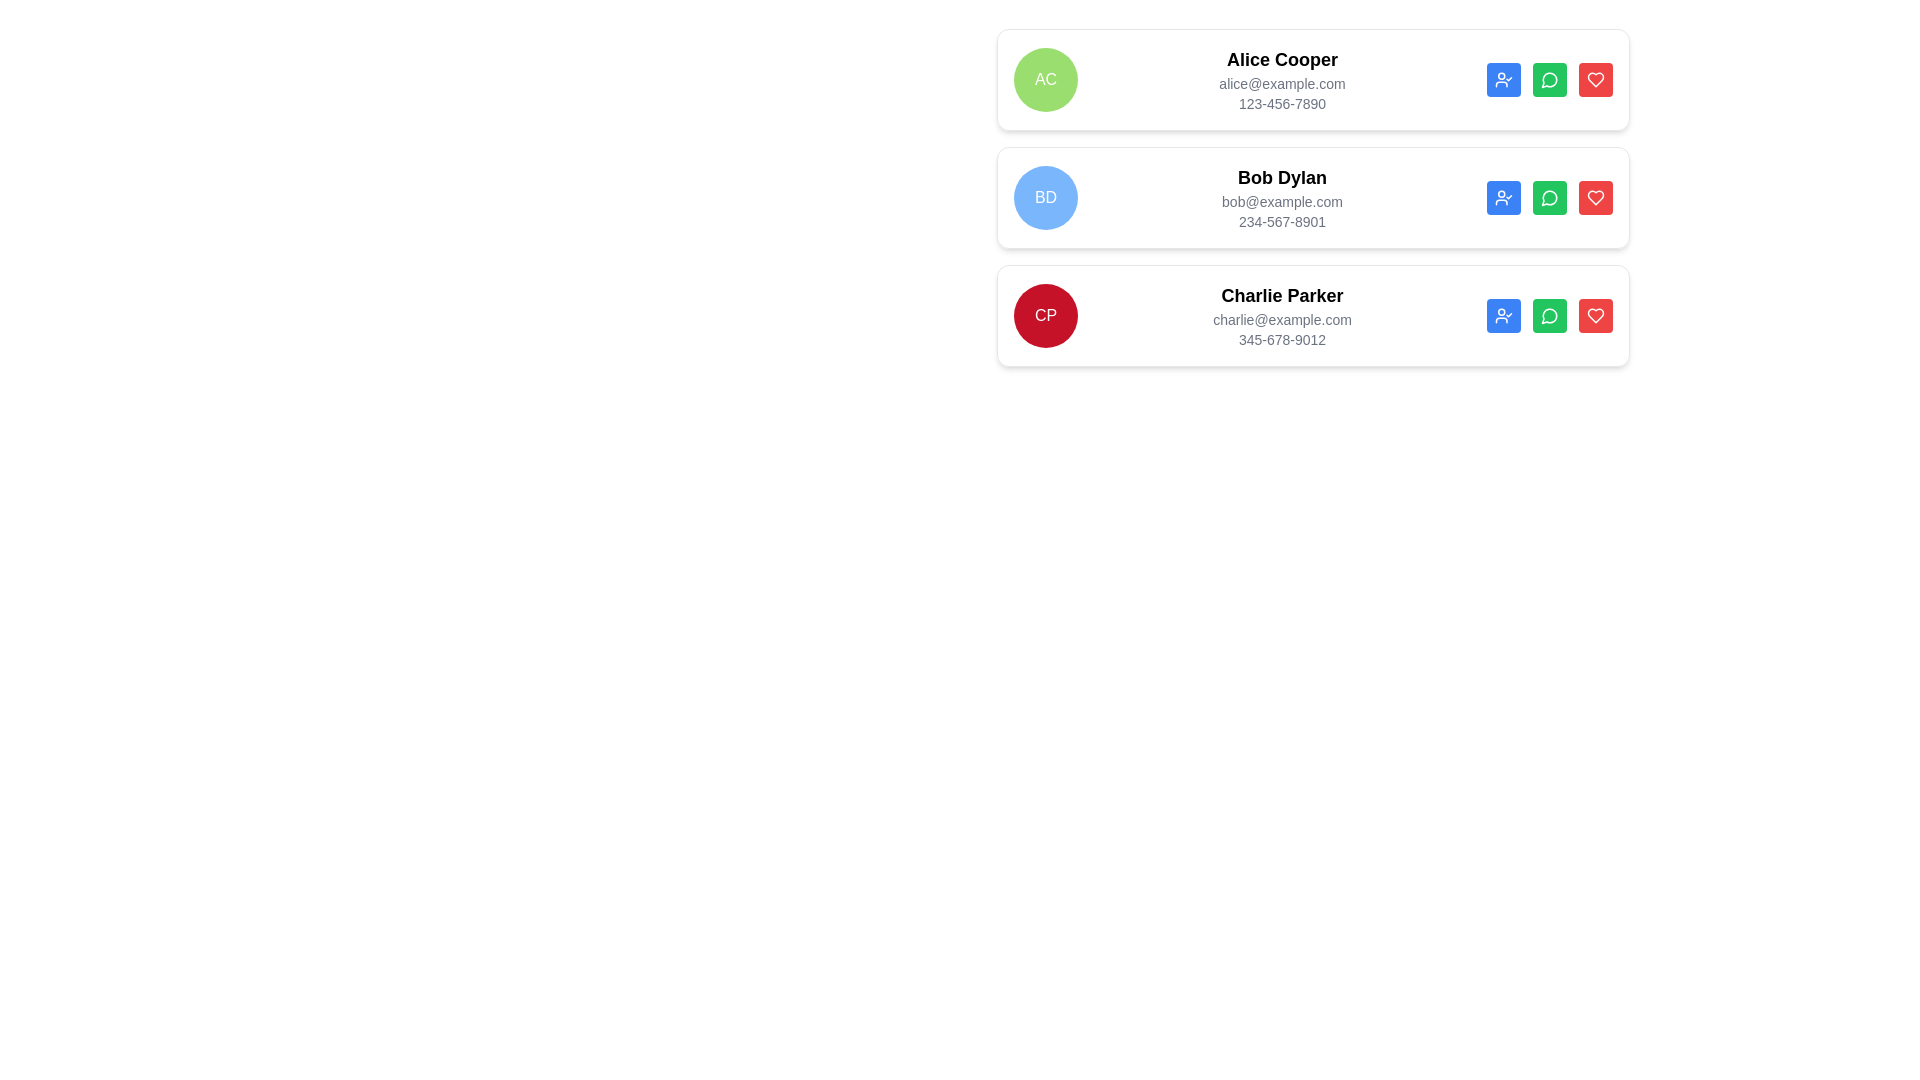  What do you see at coordinates (1282, 176) in the screenshot?
I see `the Text label or heading that displays a person's name, which is positioned at the top of a segmented card above the email address 'bob@example.com' and the phone number '234-567-8901'` at bounding box center [1282, 176].